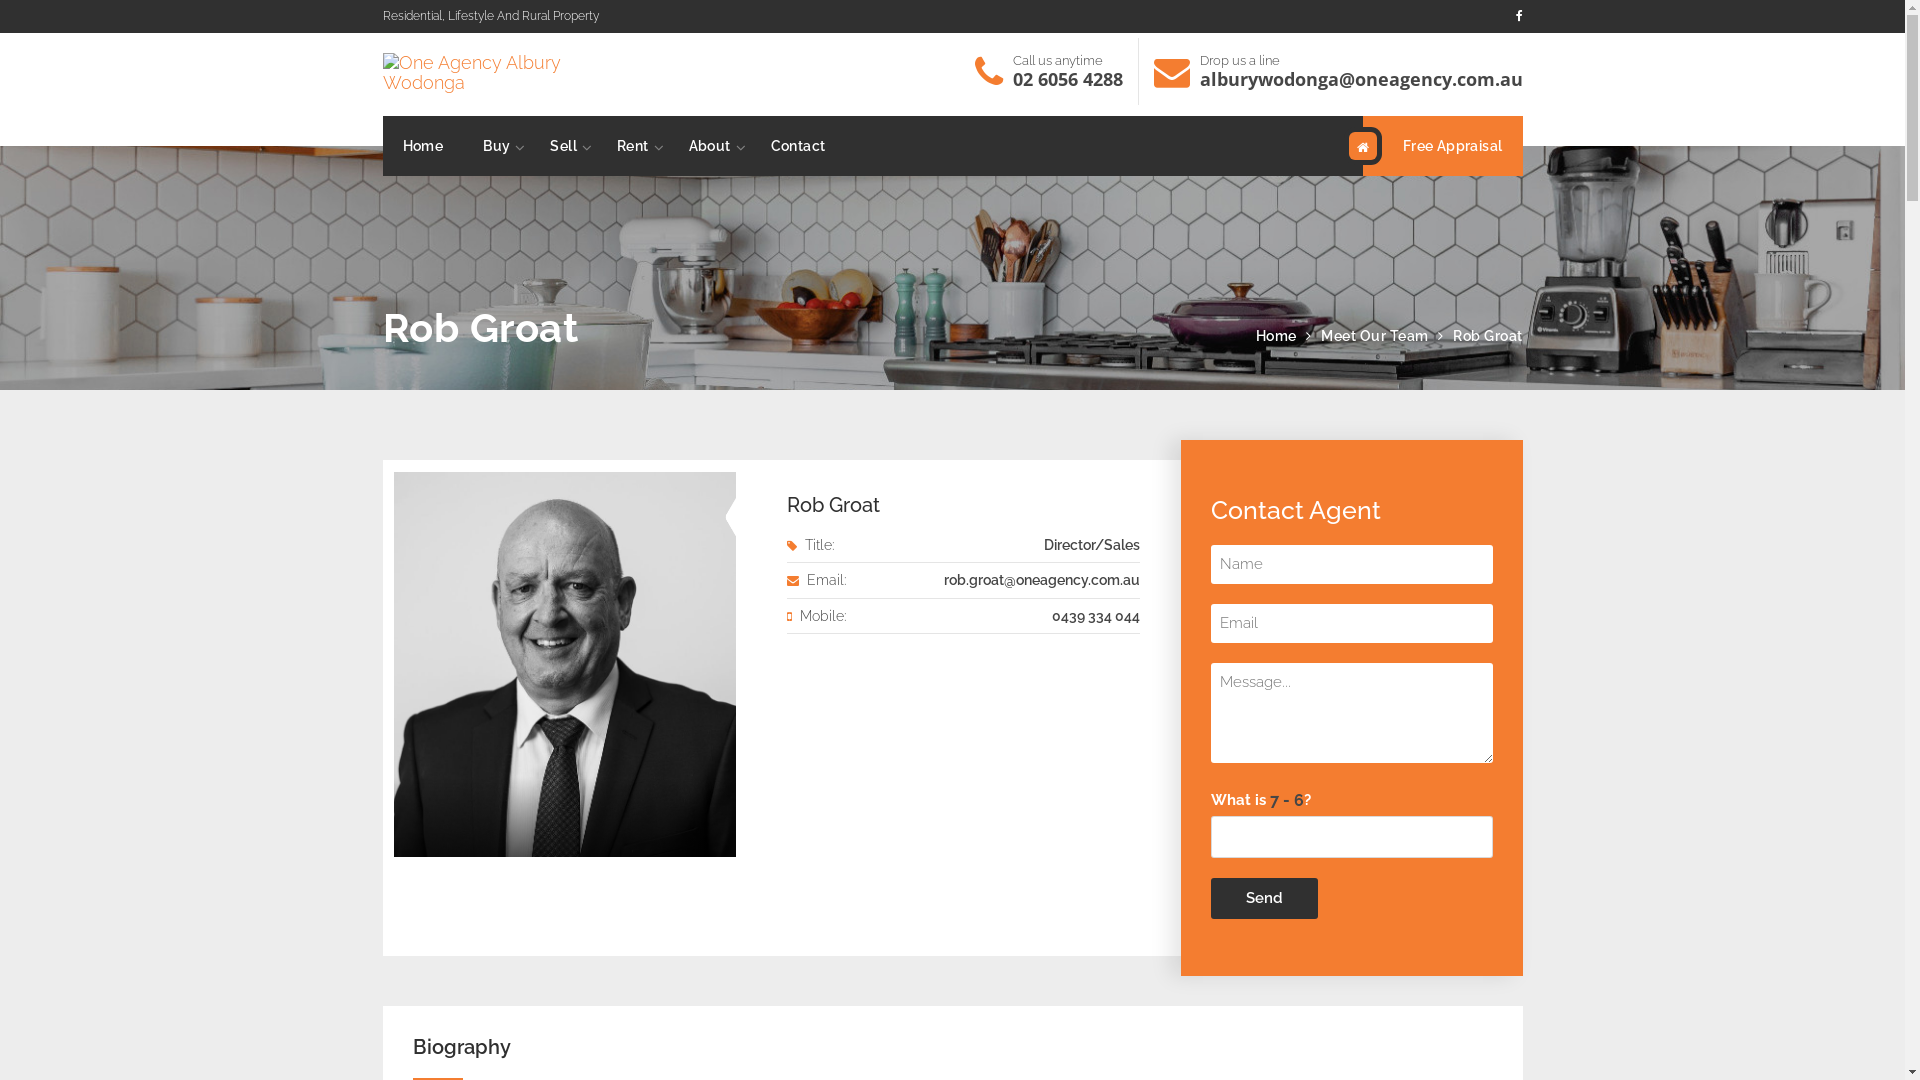  I want to click on 'About', so click(710, 145).